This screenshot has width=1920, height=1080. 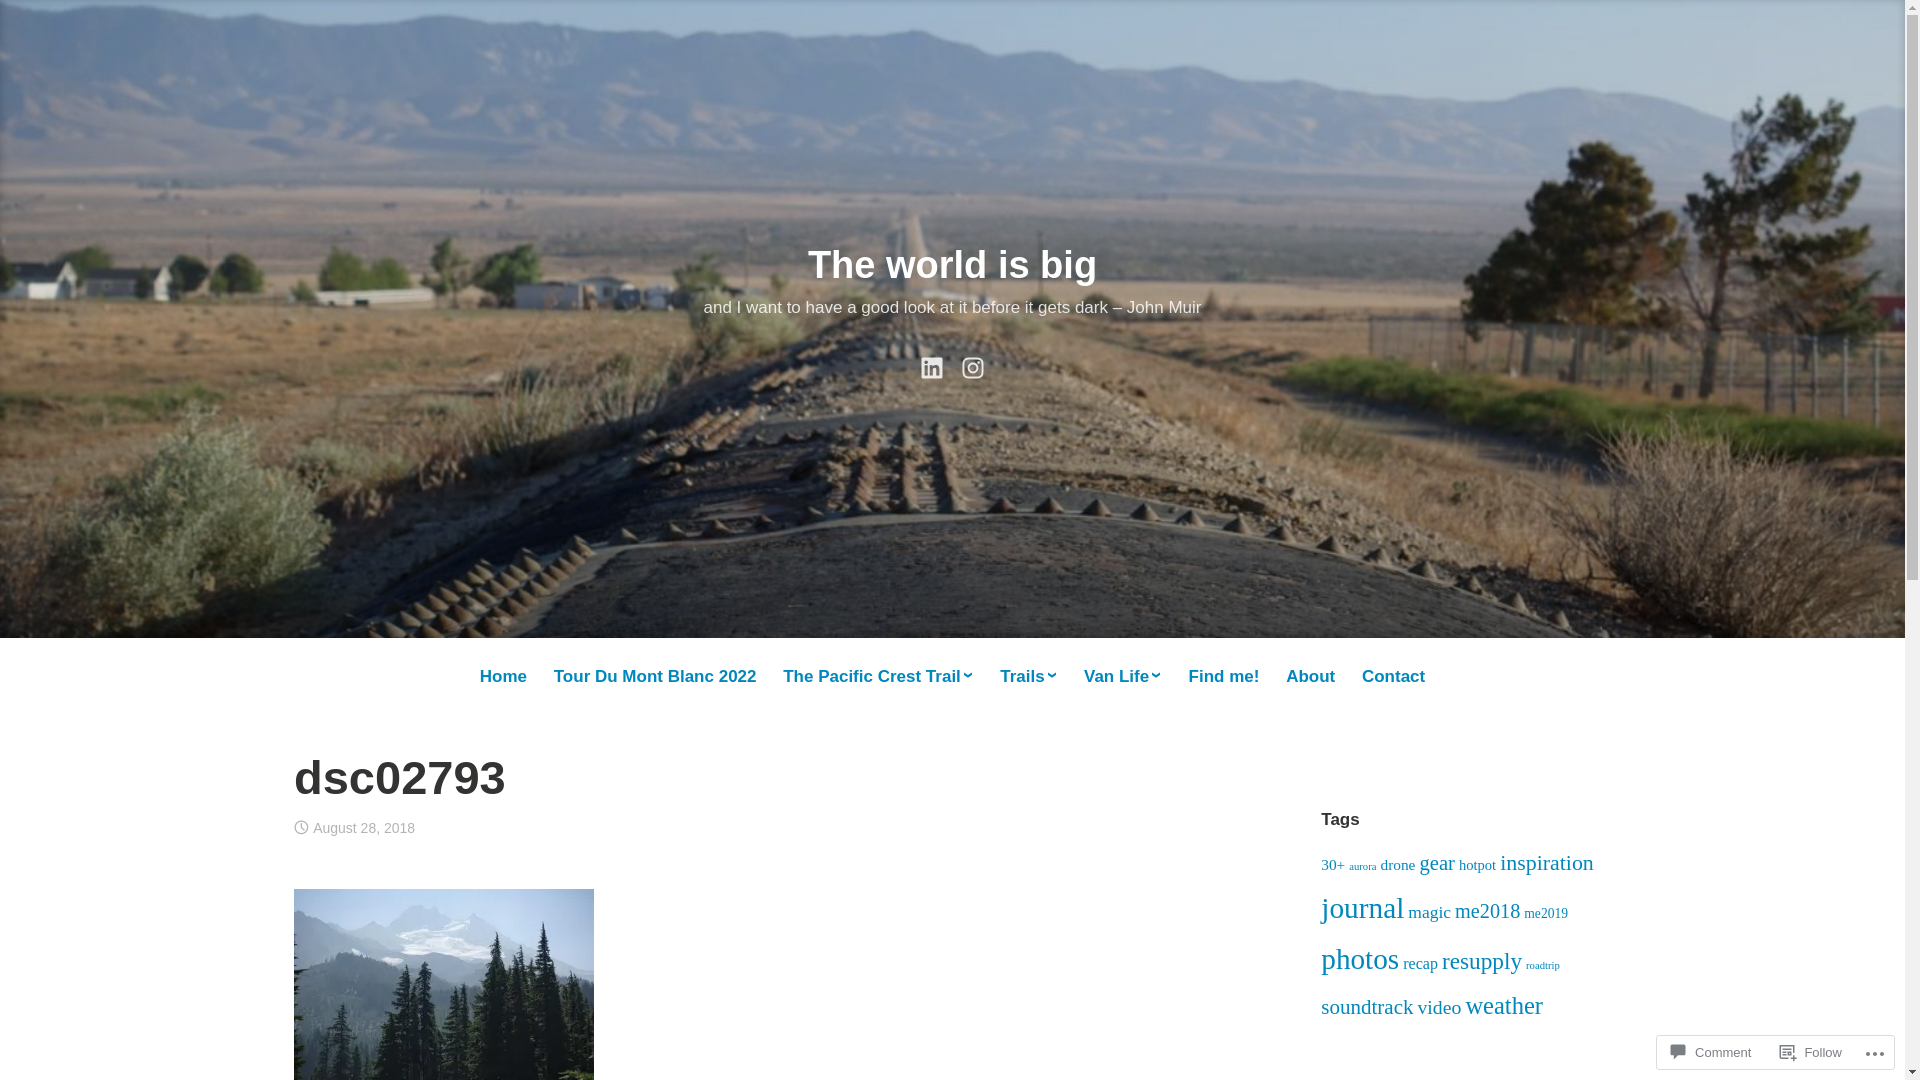 What do you see at coordinates (1428, 911) in the screenshot?
I see `'magic'` at bounding box center [1428, 911].